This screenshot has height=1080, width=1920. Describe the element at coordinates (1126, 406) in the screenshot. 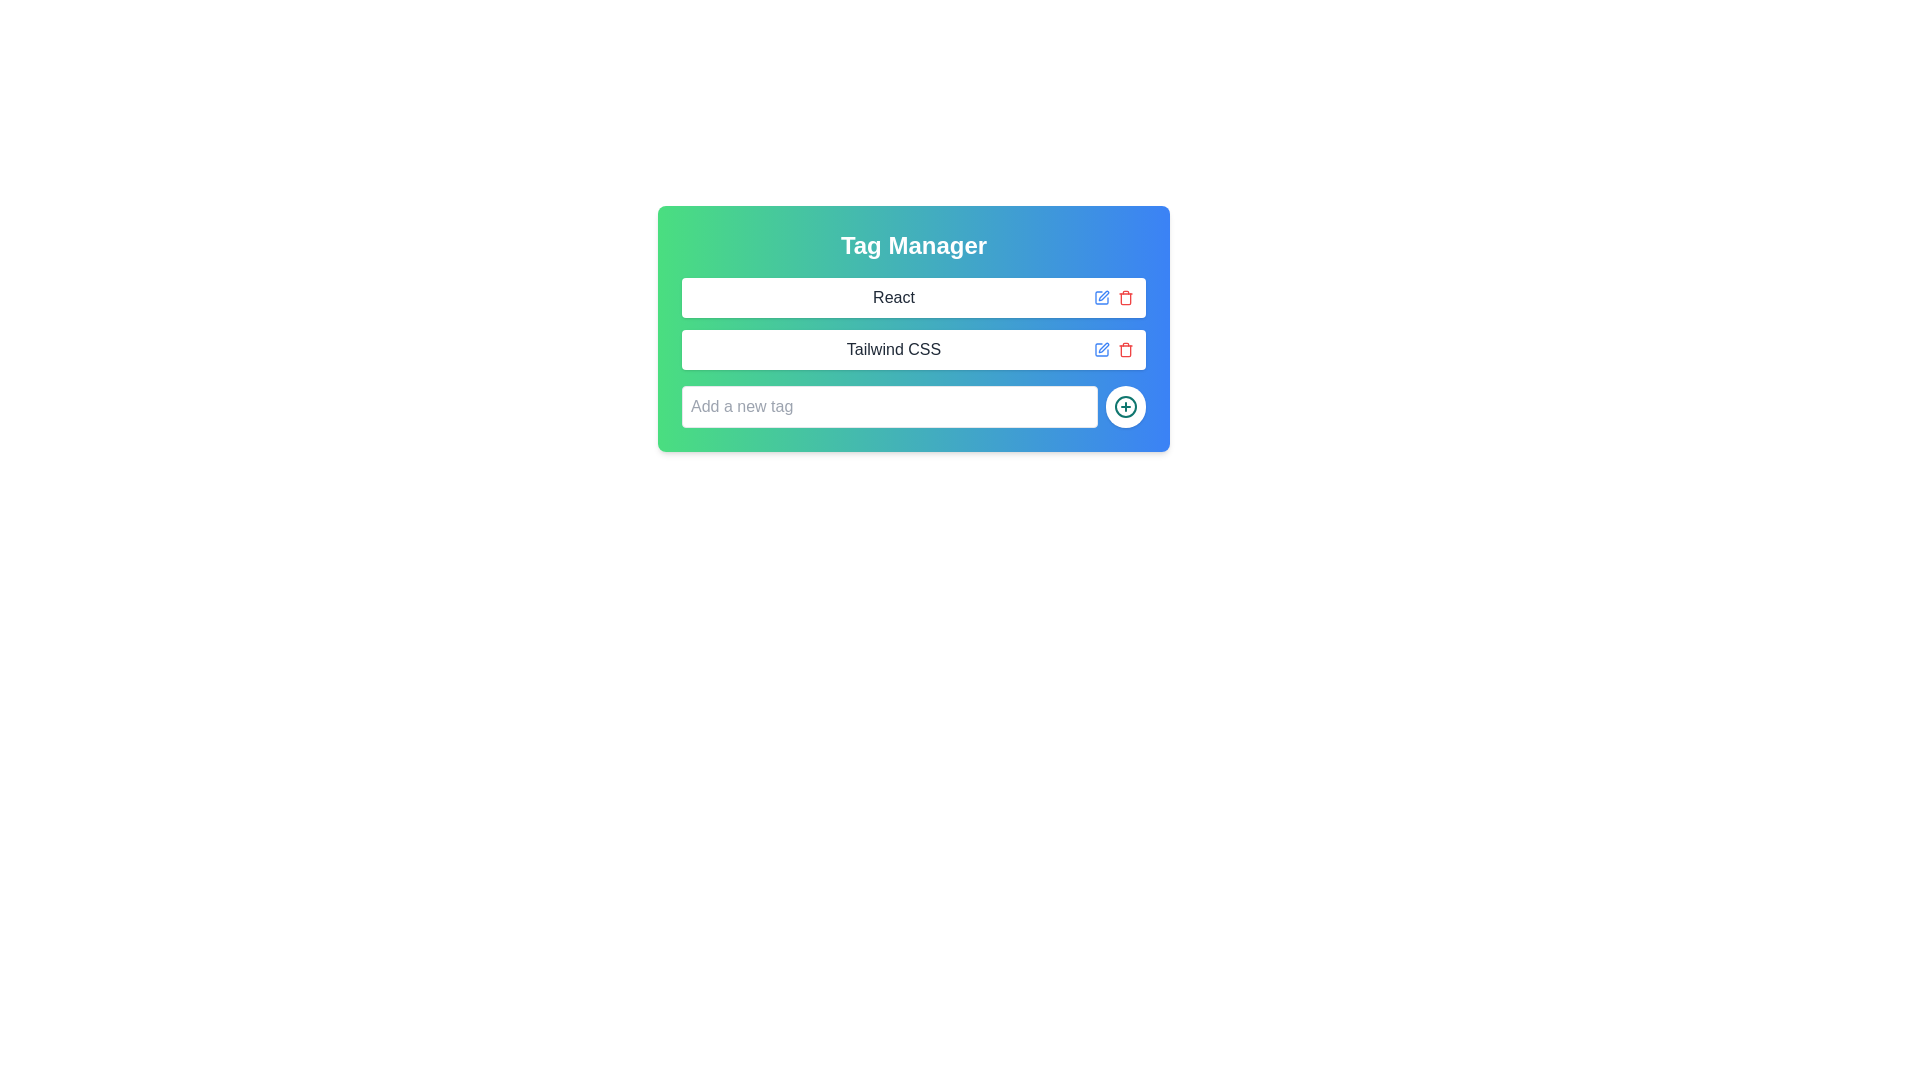

I see `the circular button with a teal plus sign icon by navigating to it` at that location.